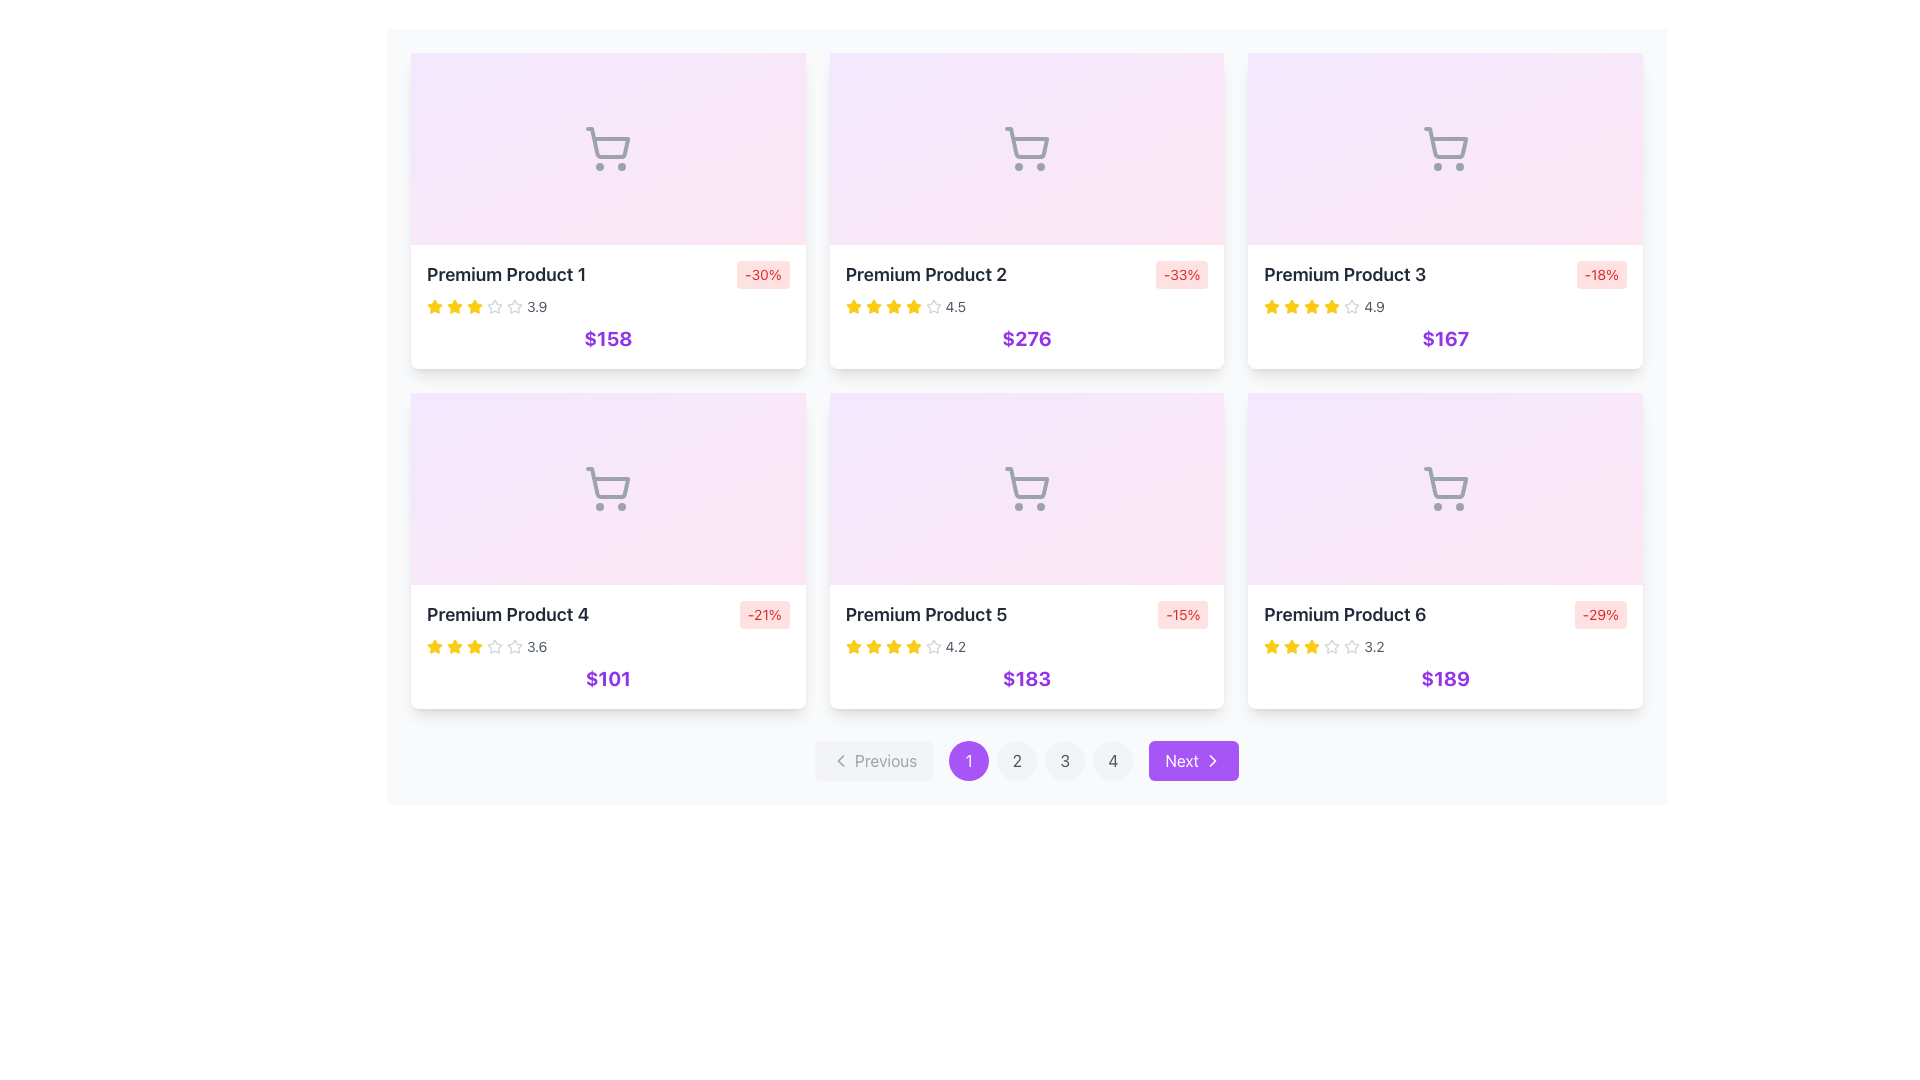  What do you see at coordinates (1027, 338) in the screenshot?
I see `price displayed on the text label located in the lower section of the 'Premium Product 2' card, which is centered horizontally below the rating display` at bounding box center [1027, 338].